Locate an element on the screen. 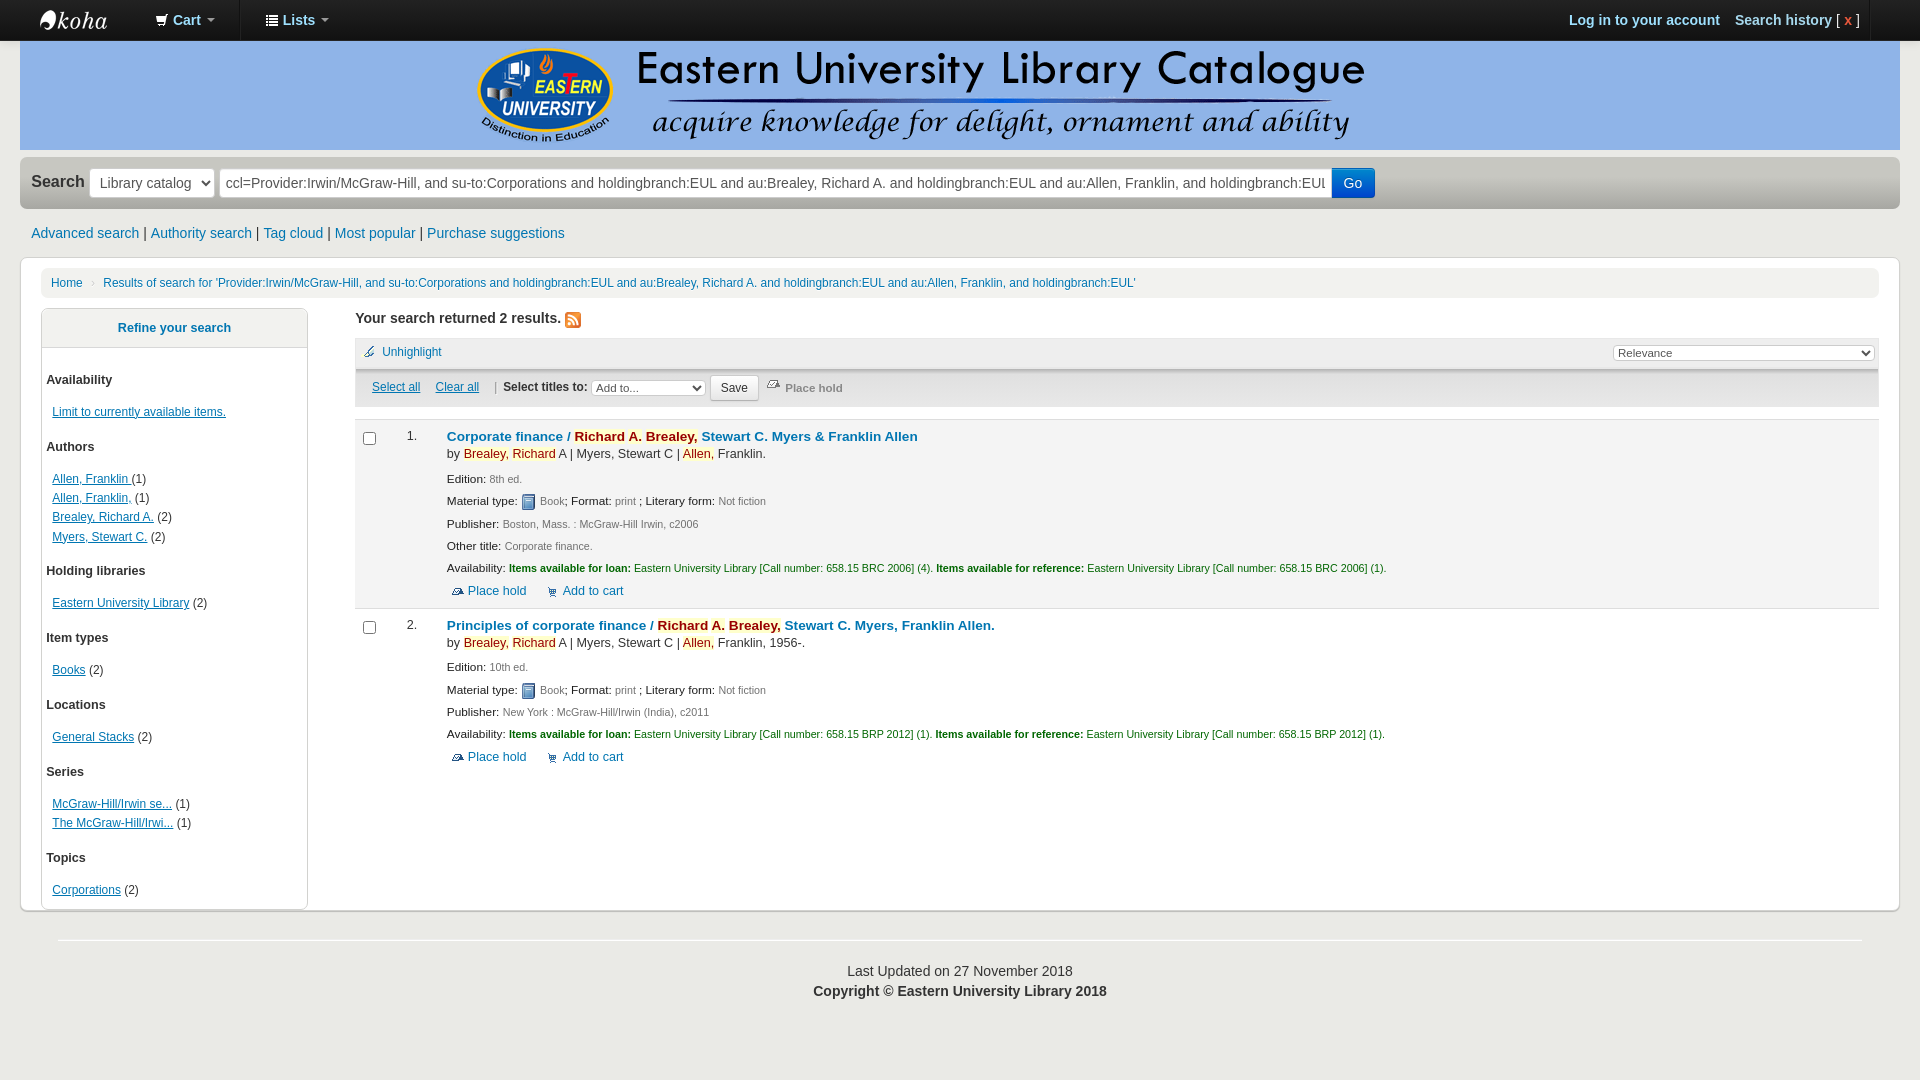 Image resolution: width=1920 pixels, height=1080 pixels. 'Search history' is located at coordinates (1733, 19).